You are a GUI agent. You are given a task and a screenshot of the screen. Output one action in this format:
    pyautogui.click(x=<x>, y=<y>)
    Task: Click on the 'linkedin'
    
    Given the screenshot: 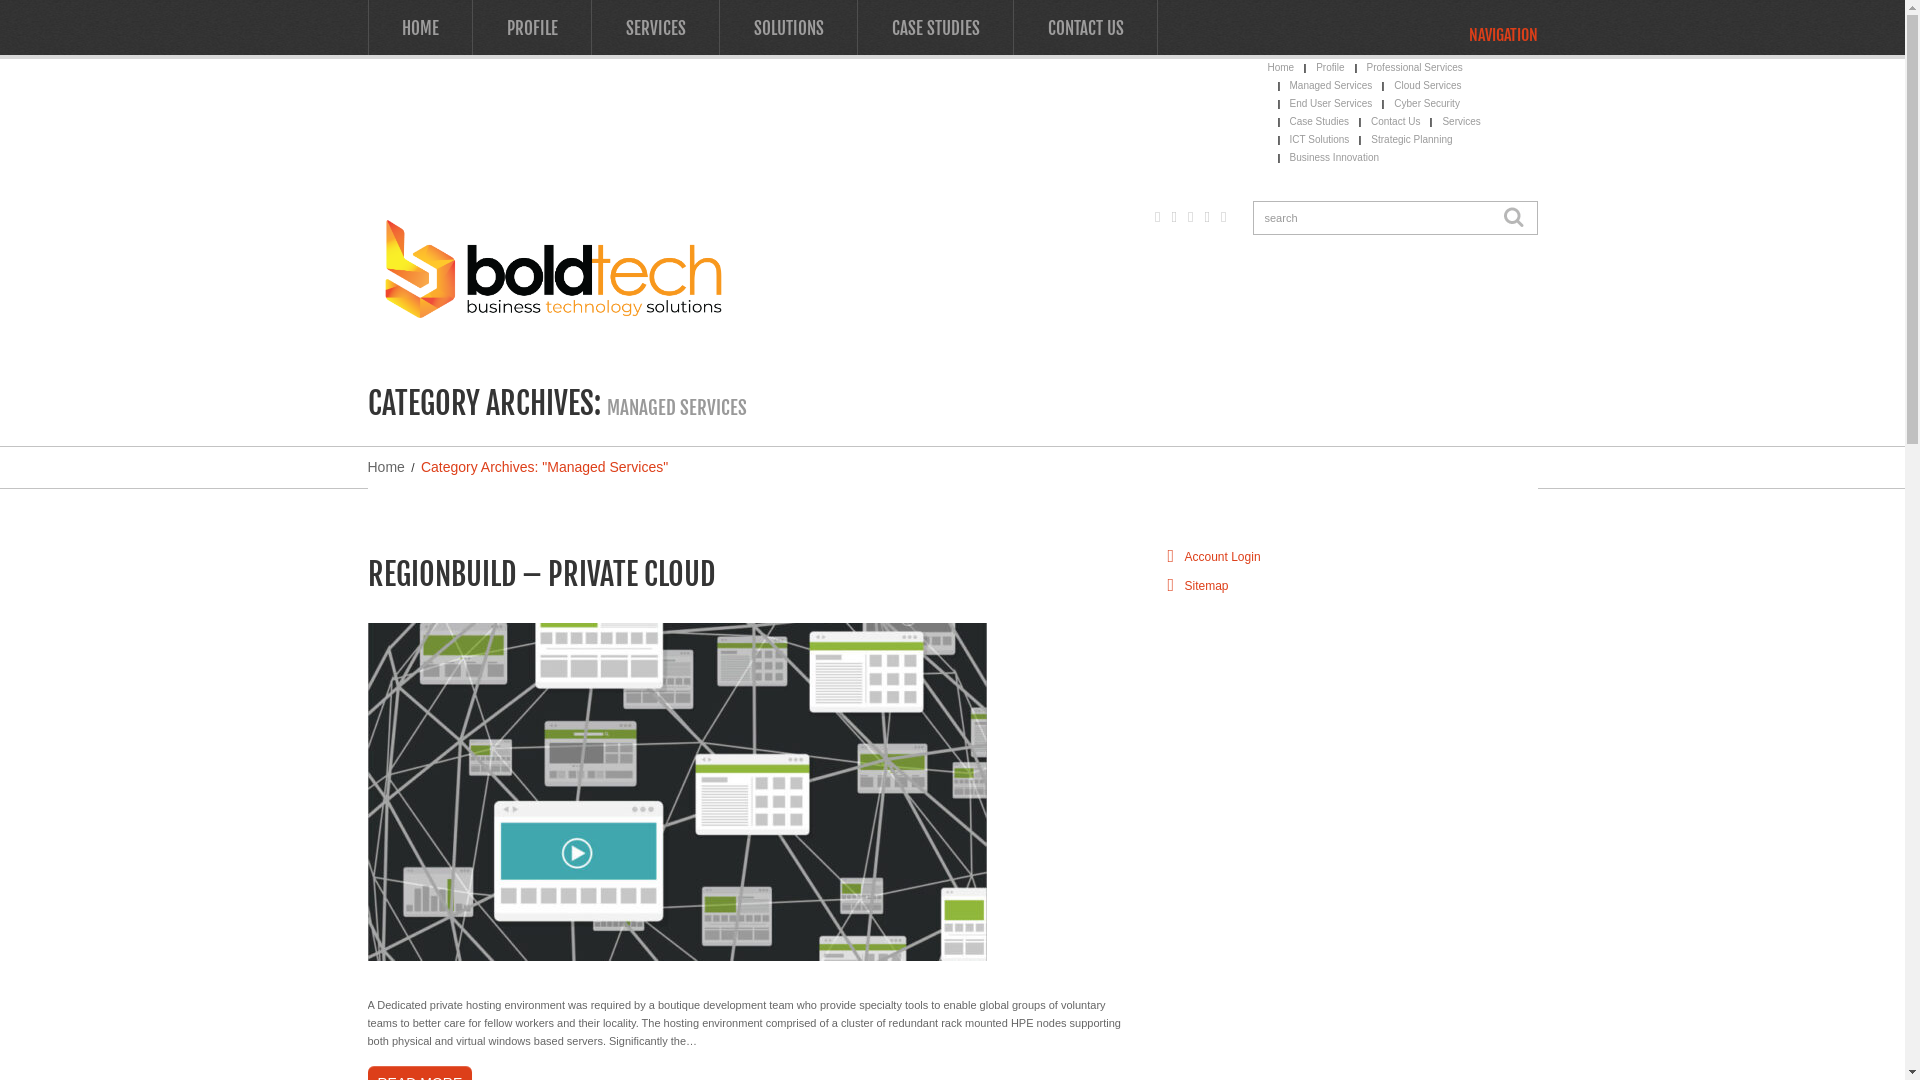 What is the action you would take?
    pyautogui.click(x=1222, y=216)
    